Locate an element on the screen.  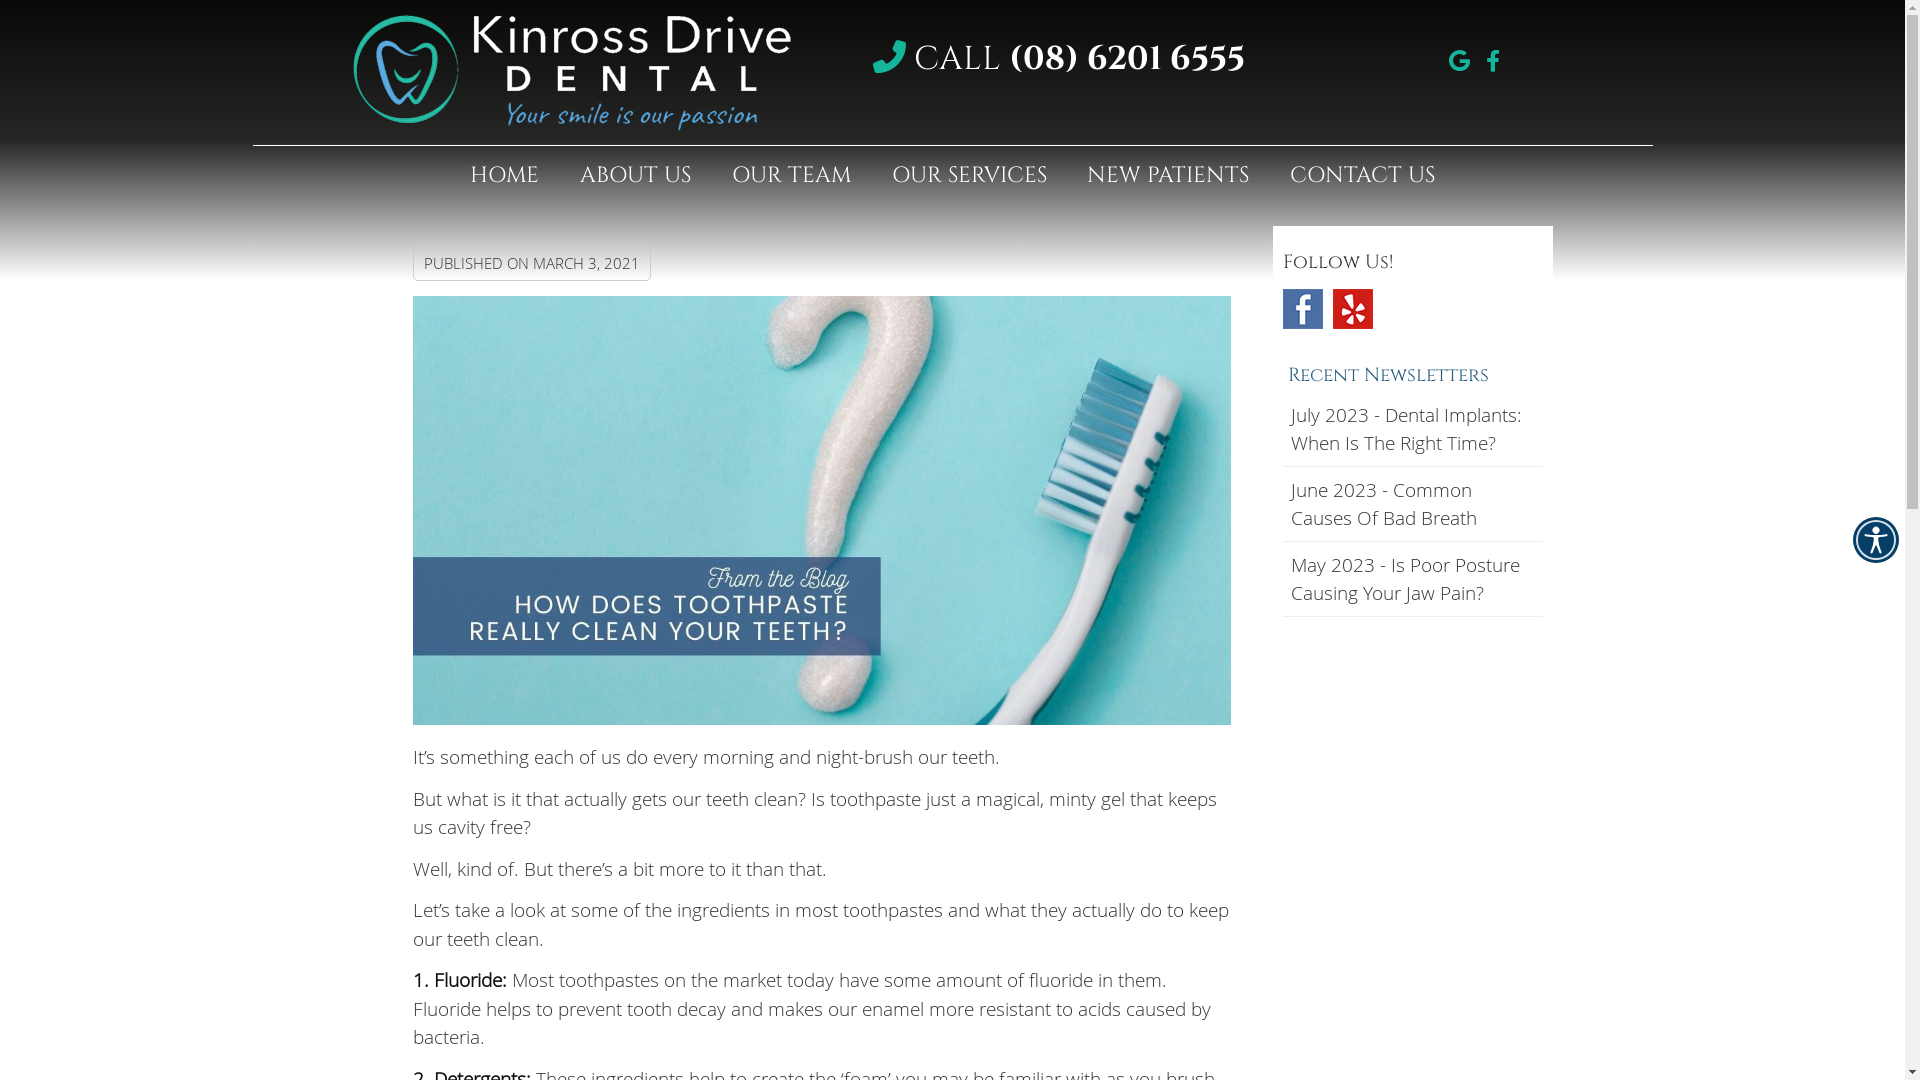
'NEW PATIENTS' is located at coordinates (1167, 175).